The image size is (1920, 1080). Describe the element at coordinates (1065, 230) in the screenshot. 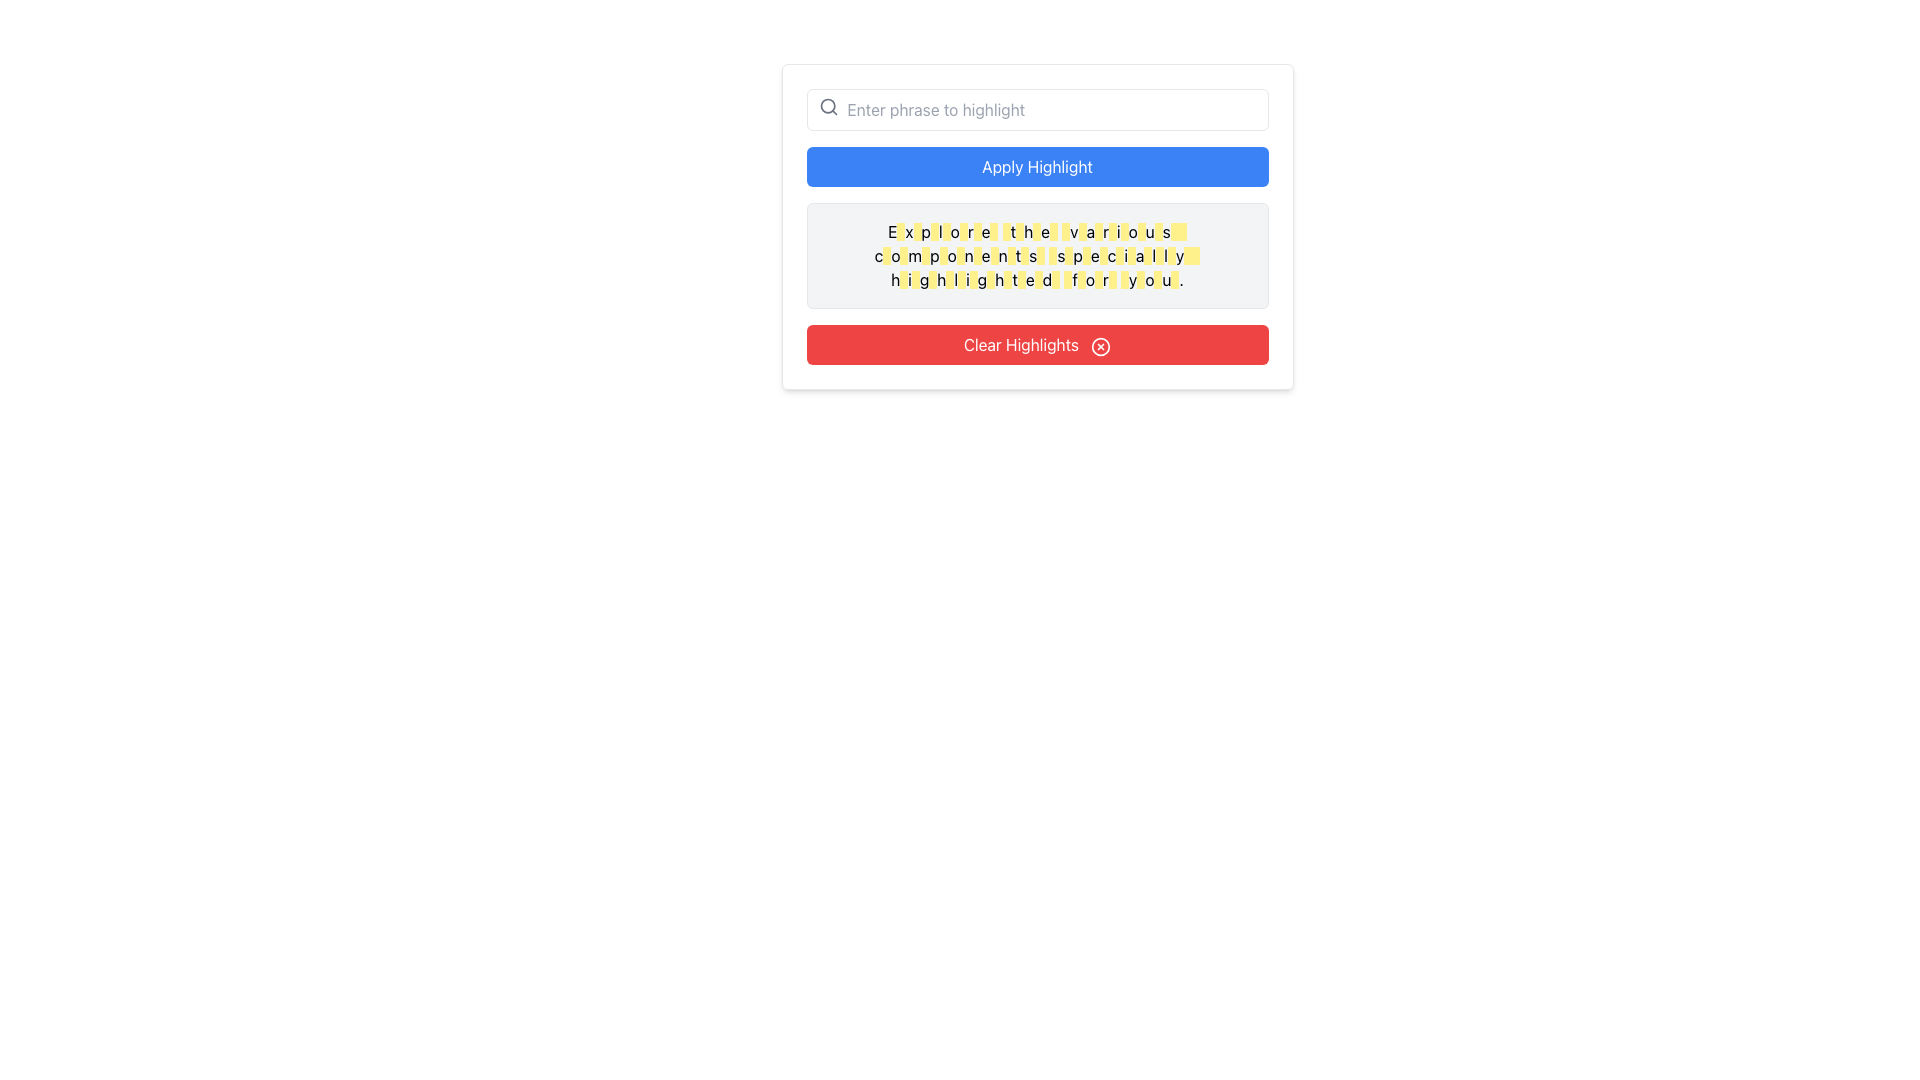

I see `the small rectangular highlight with a yellow background that highlights the 'V' in 'various' within the text block containing 'Explore the various components specially highlighted for you.'` at that location.